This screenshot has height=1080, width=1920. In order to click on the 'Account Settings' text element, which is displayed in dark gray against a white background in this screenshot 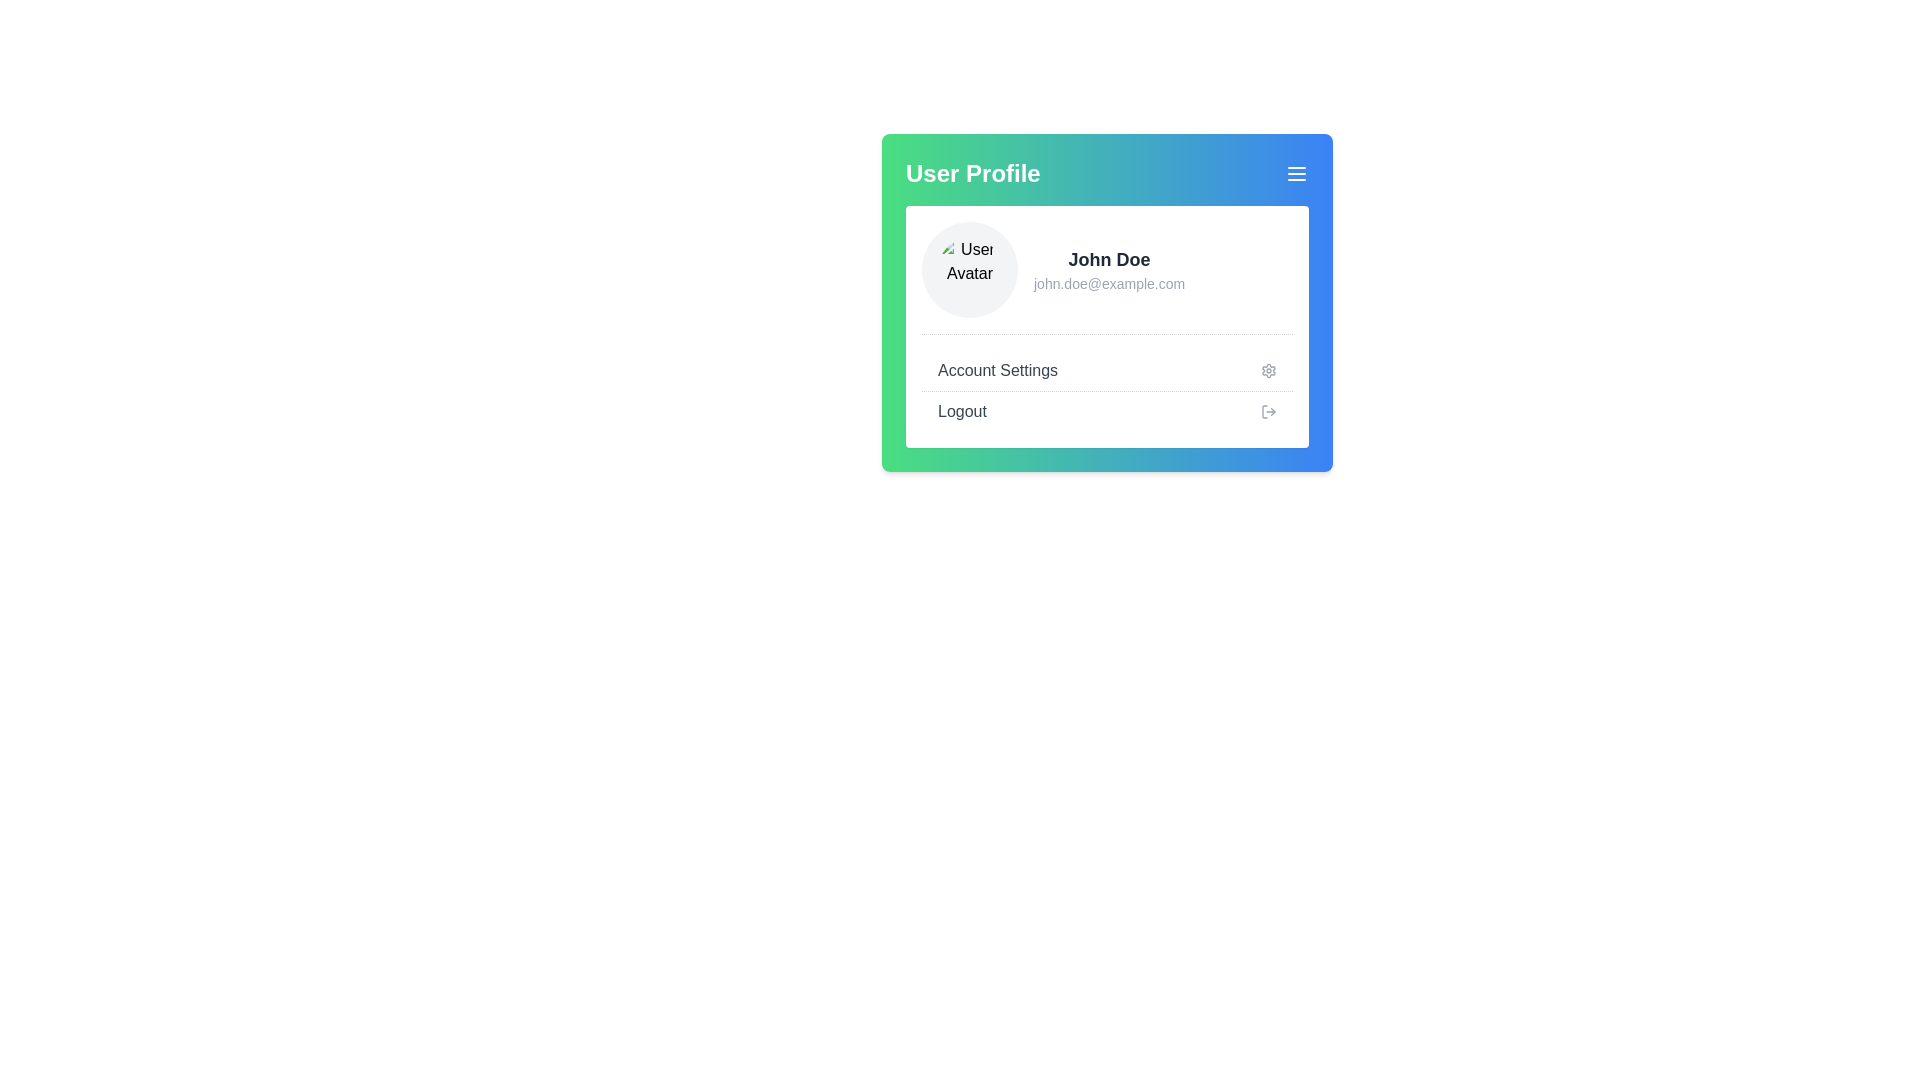, I will do `click(998, 370)`.